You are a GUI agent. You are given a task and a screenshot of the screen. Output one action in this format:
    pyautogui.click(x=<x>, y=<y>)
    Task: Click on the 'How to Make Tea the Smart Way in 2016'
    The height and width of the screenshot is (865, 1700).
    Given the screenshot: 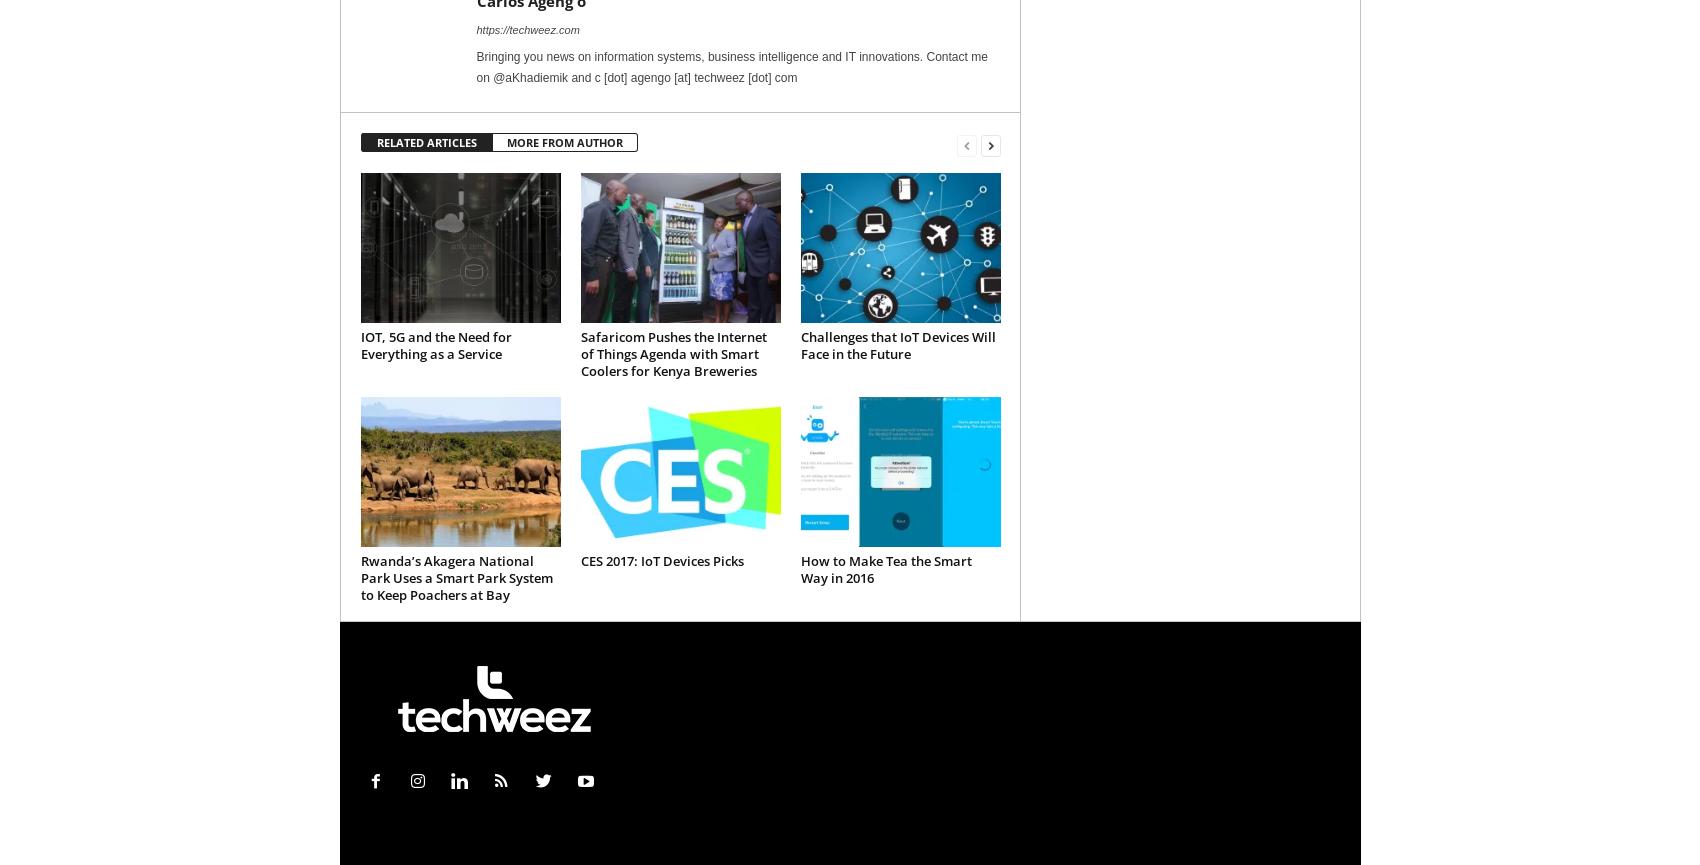 What is the action you would take?
    pyautogui.click(x=885, y=568)
    